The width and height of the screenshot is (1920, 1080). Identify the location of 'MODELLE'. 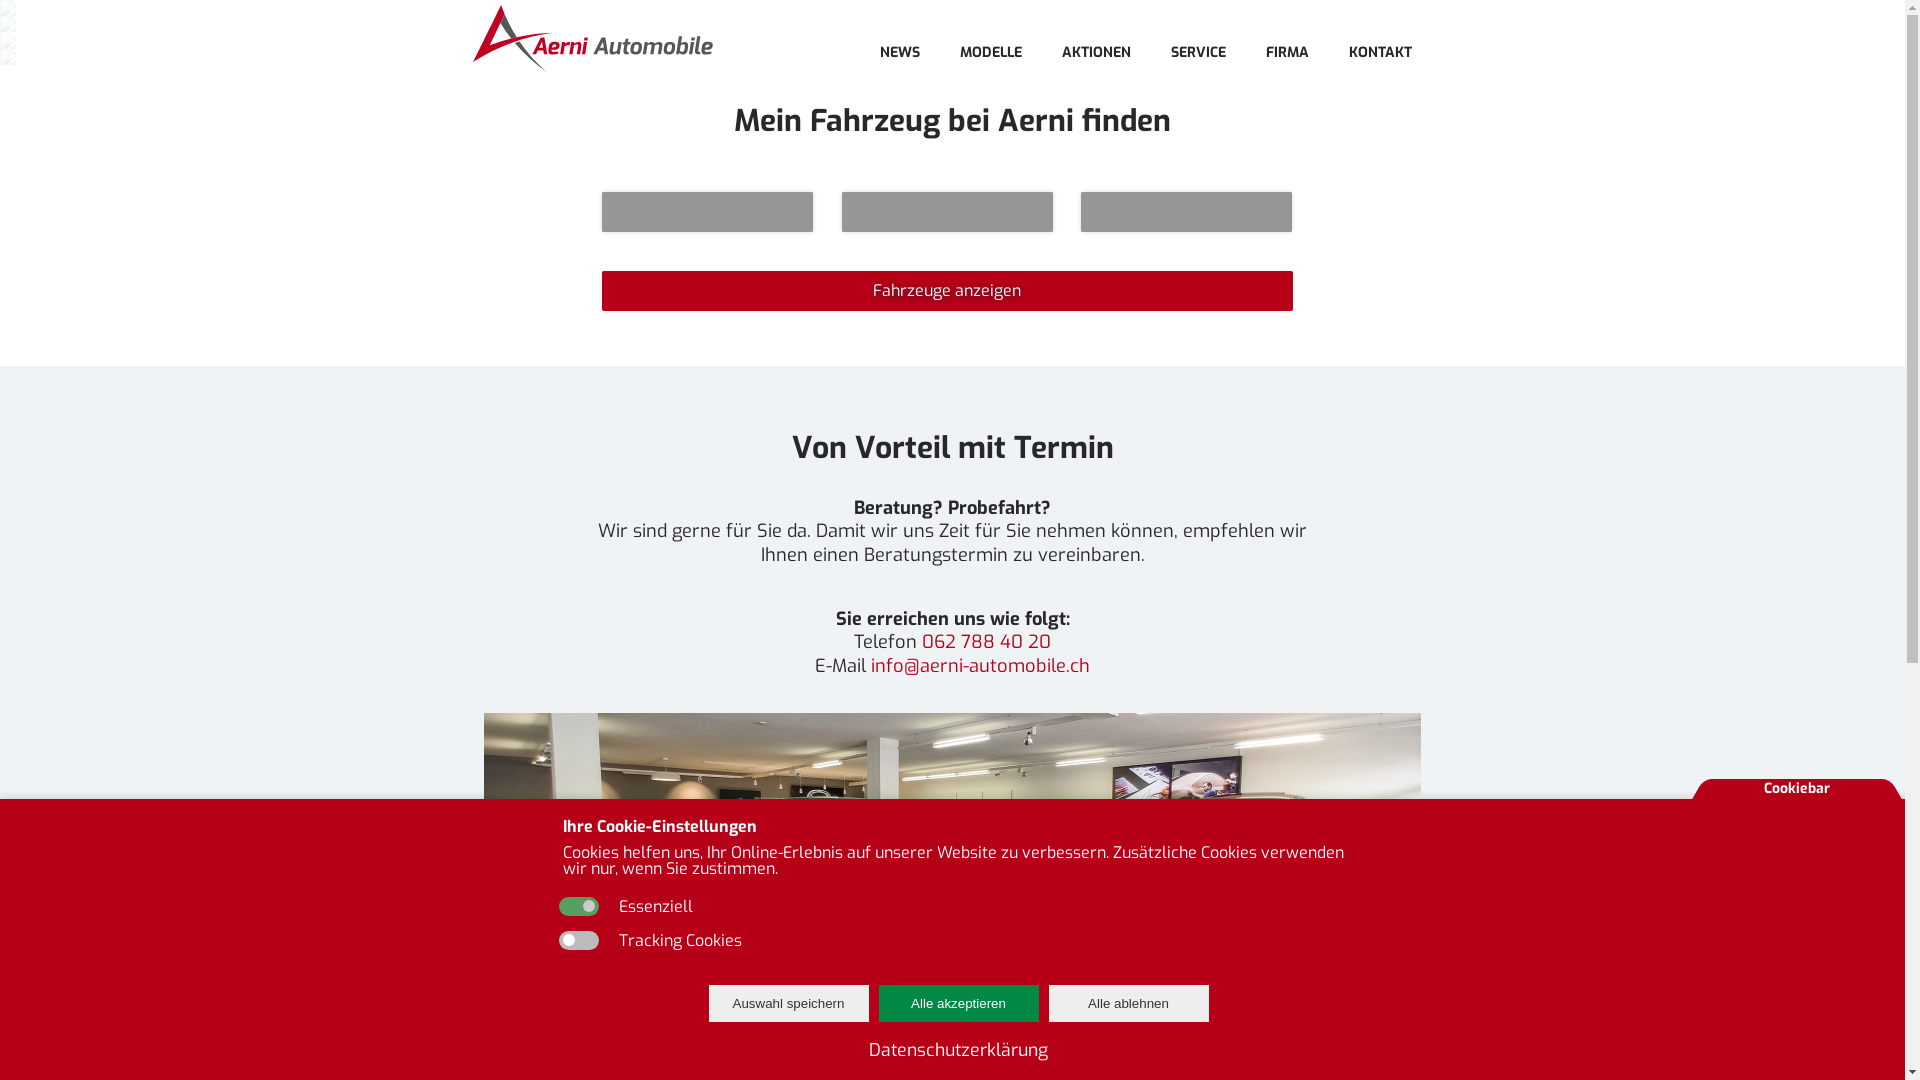
(990, 51).